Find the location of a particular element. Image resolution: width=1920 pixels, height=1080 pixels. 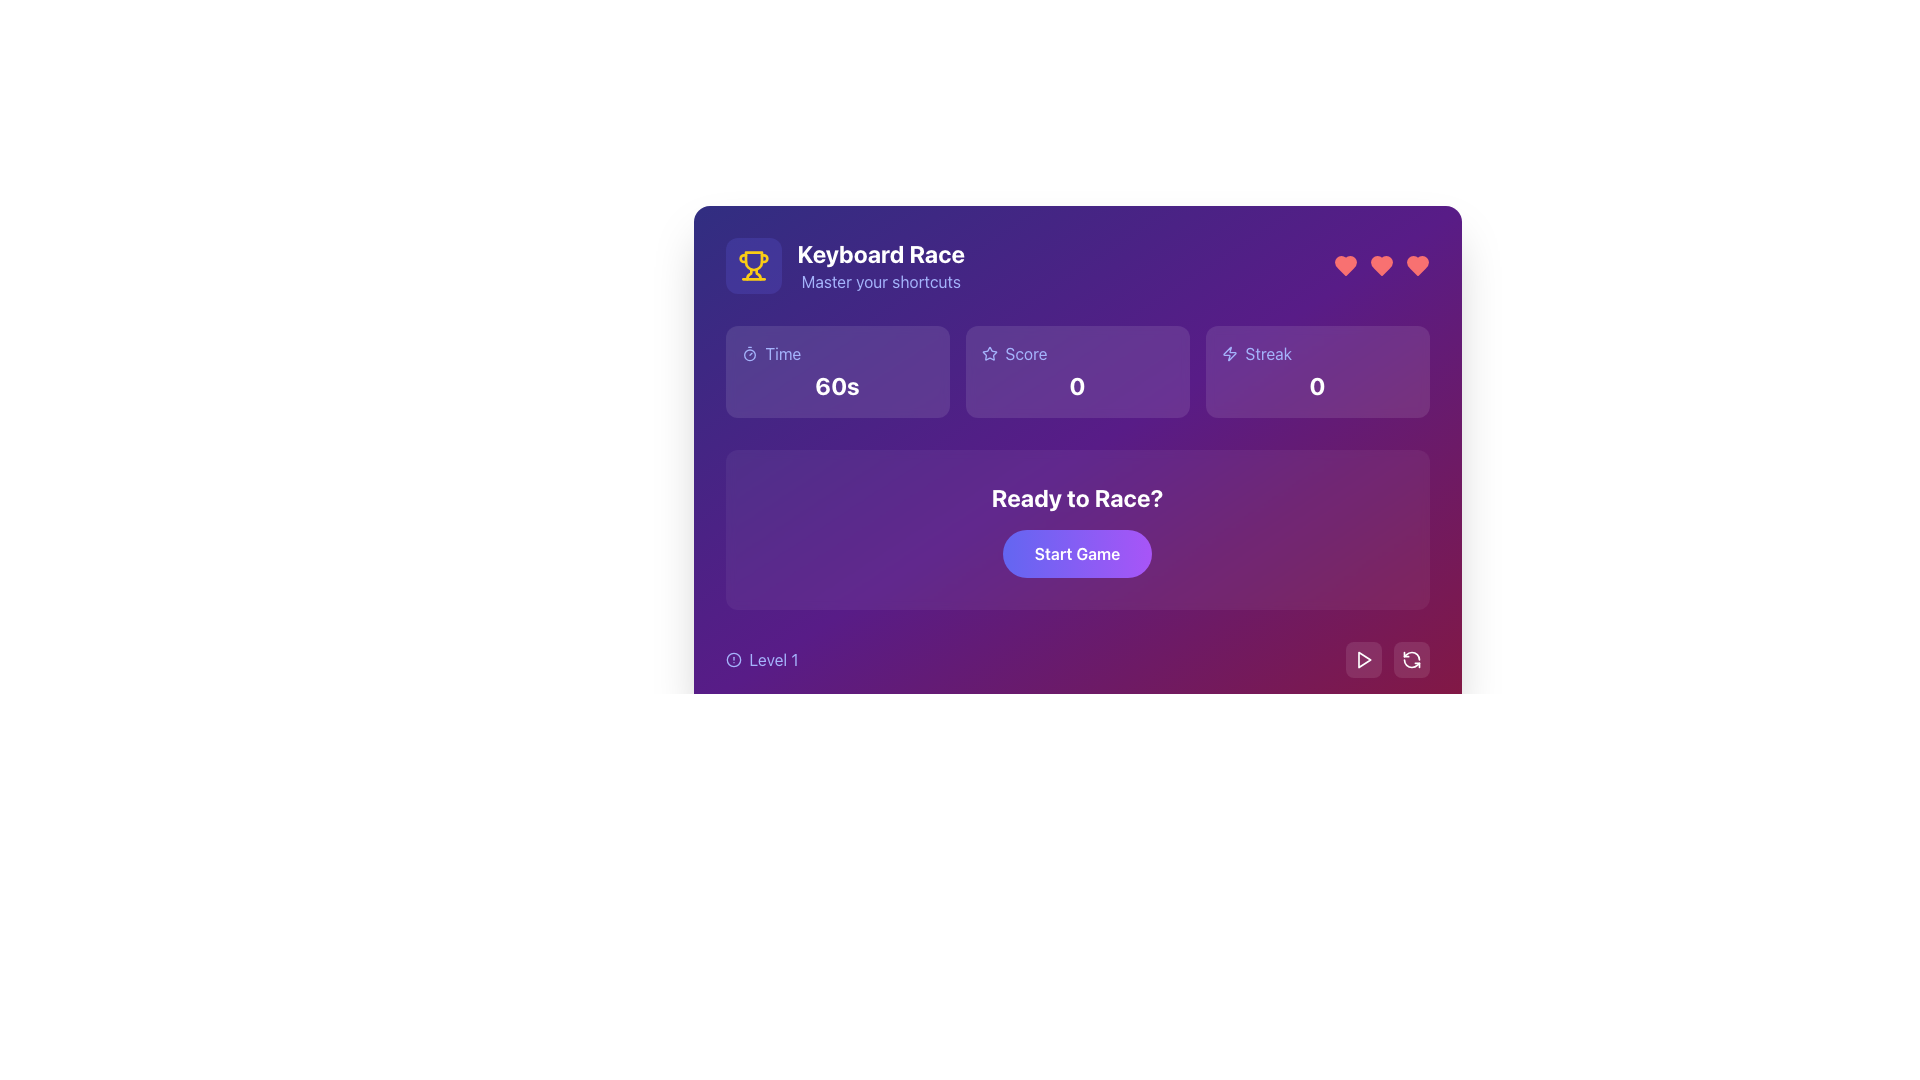

the button with a triangular play icon in white, located at the bottom-right corner of the view with a purple background is located at coordinates (1362, 659).